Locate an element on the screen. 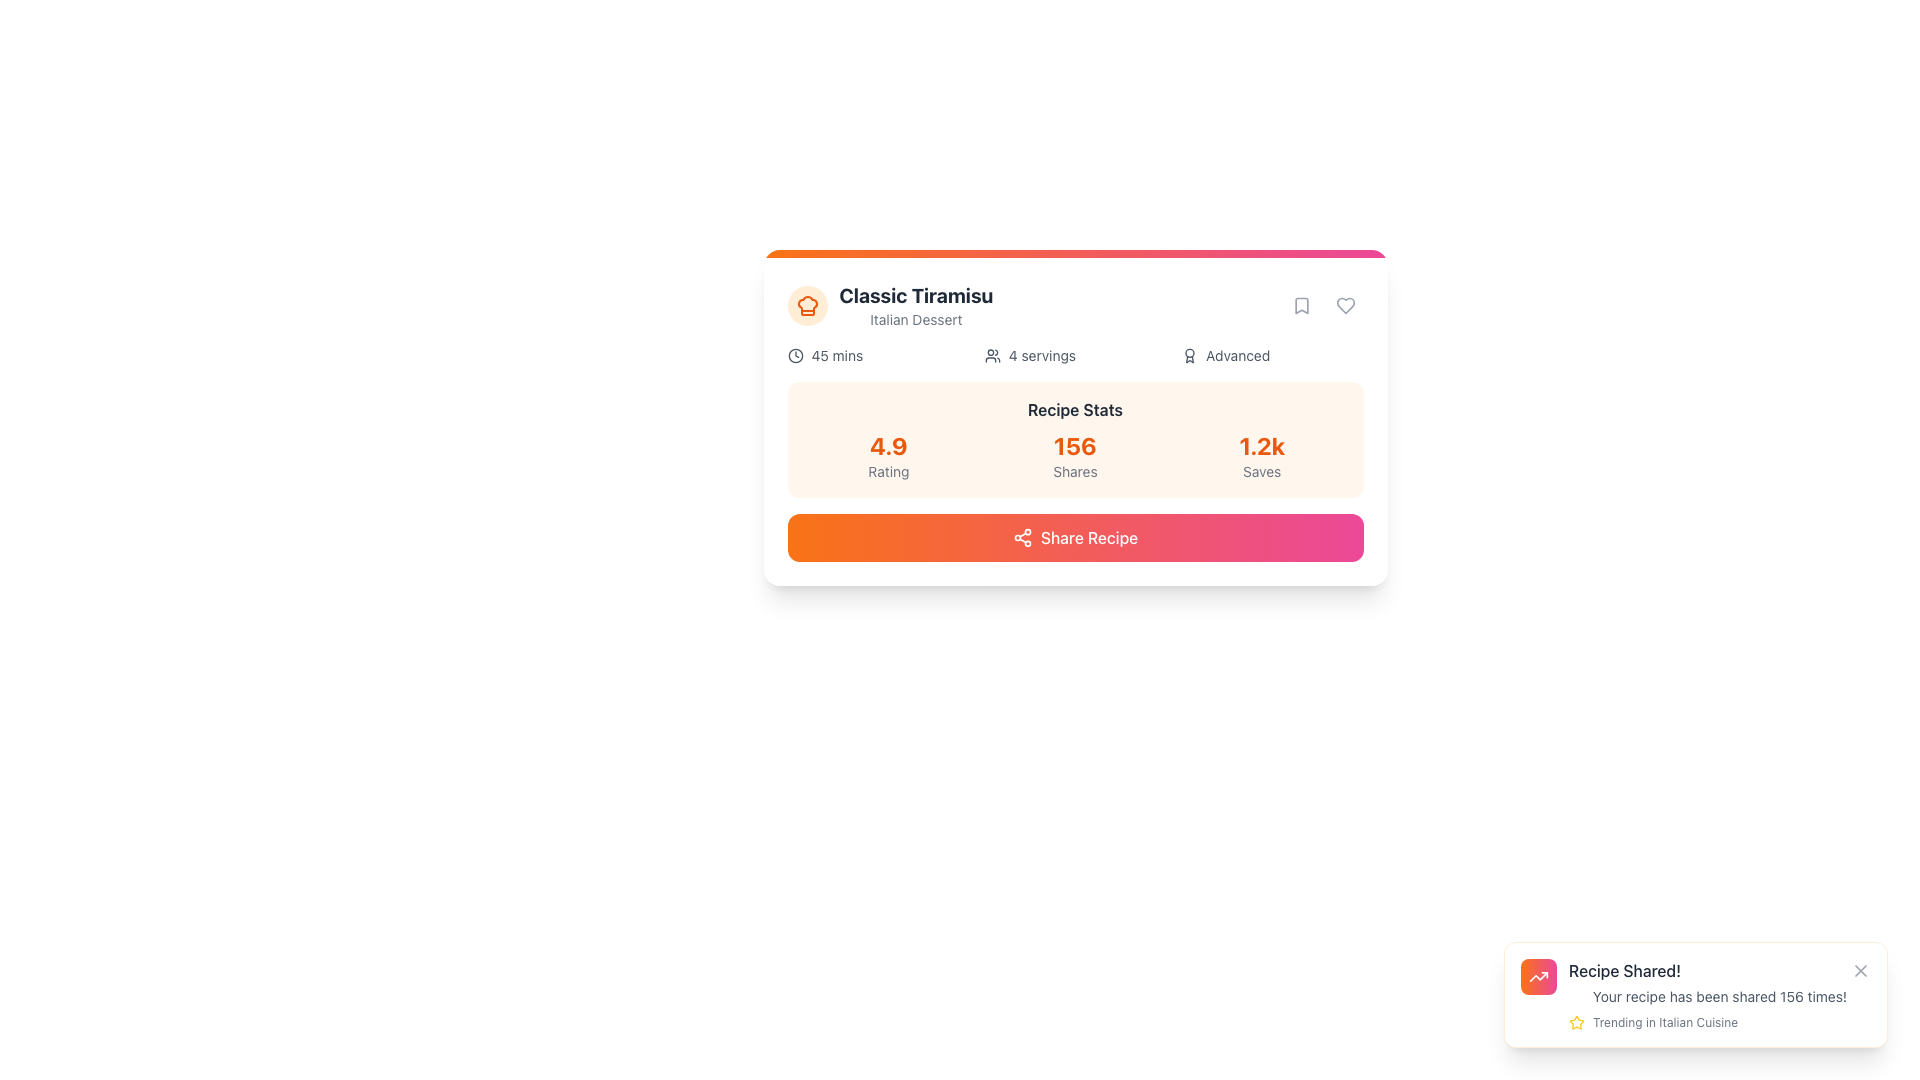 The height and width of the screenshot is (1080, 1920). text content of the Text Label that provides information about the preparation or cooking time for the recipe, located below the title 'Classic Tiramisu' and next to a clock icon is located at coordinates (837, 354).